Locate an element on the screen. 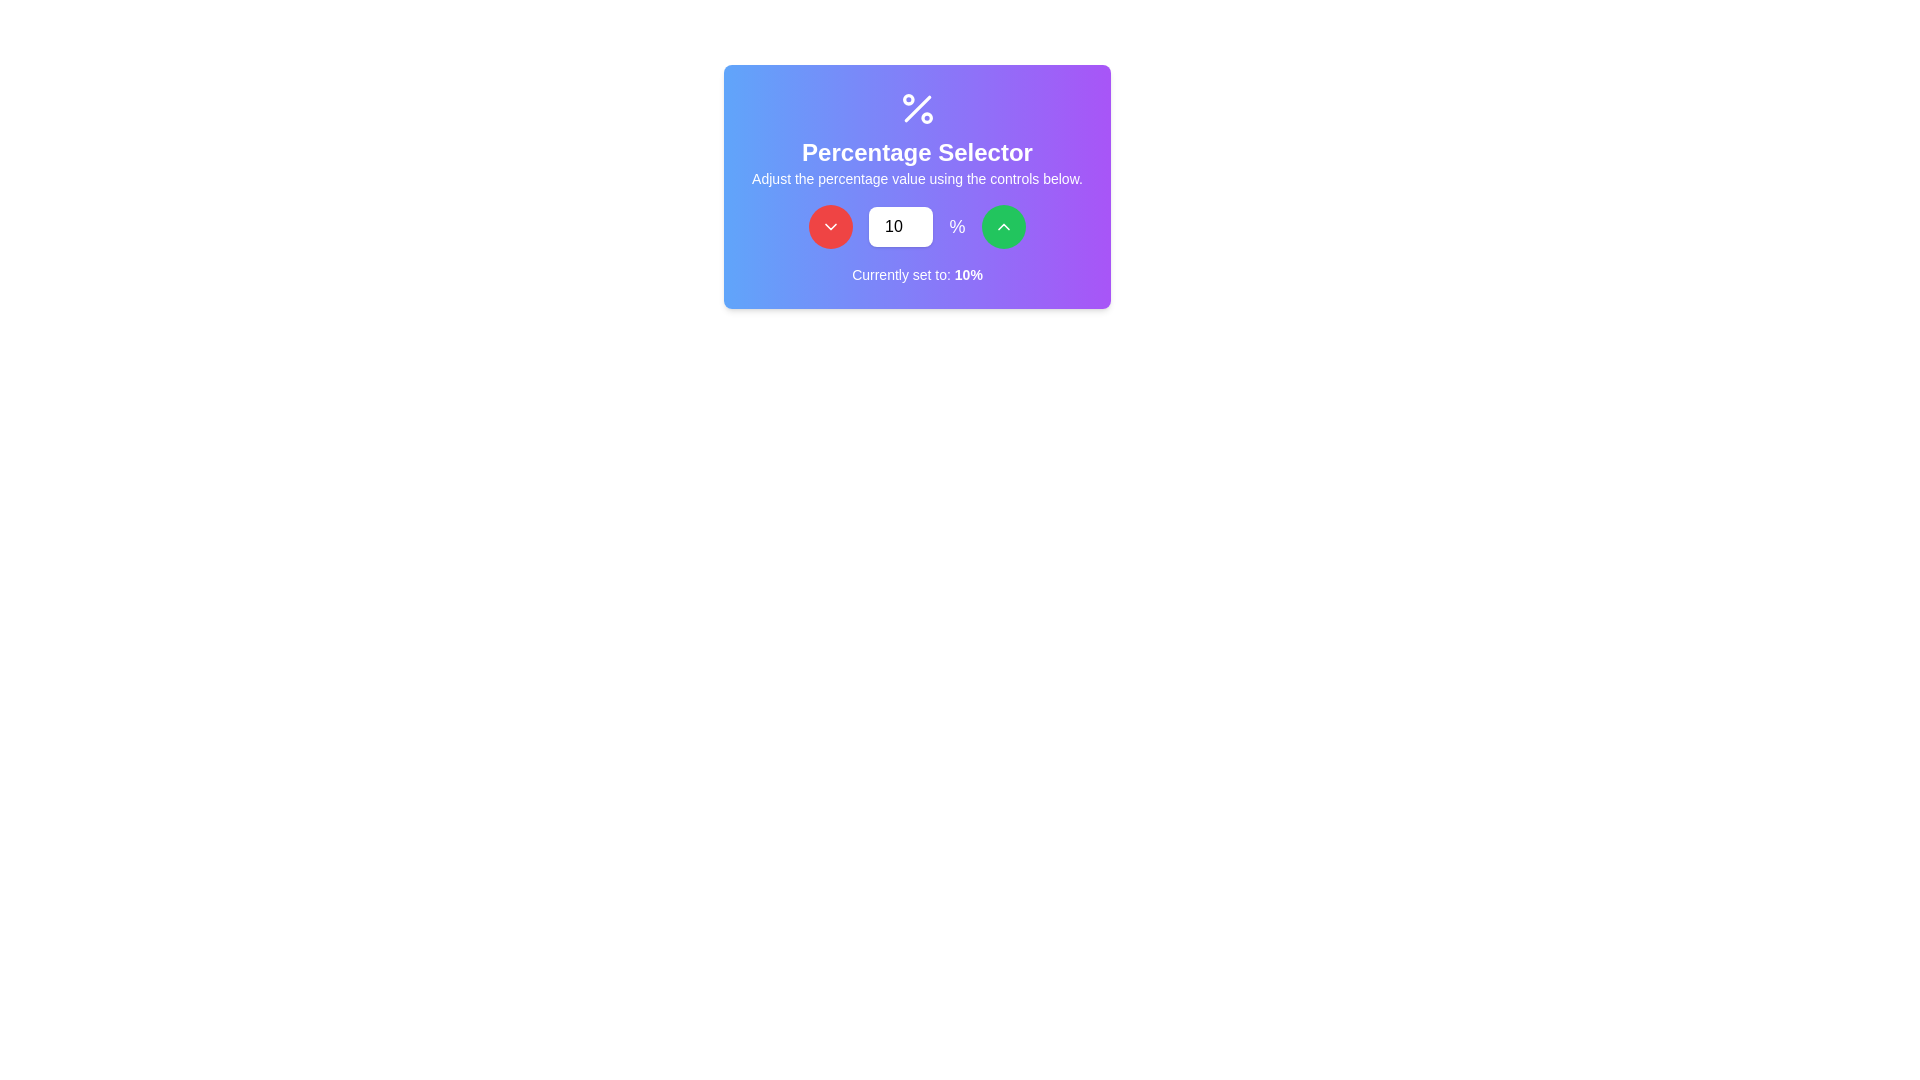 The height and width of the screenshot is (1080, 1920). the button that increases the percentage value, located in the top-right corner of the percentage selector interface, next to the '%' text element is located at coordinates (1003, 226).